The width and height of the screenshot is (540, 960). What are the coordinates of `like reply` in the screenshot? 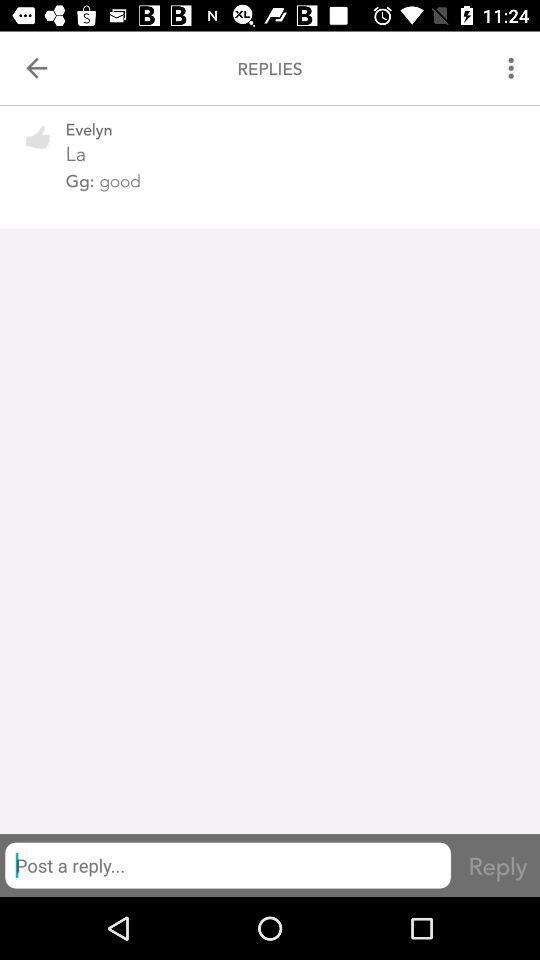 It's located at (38, 148).